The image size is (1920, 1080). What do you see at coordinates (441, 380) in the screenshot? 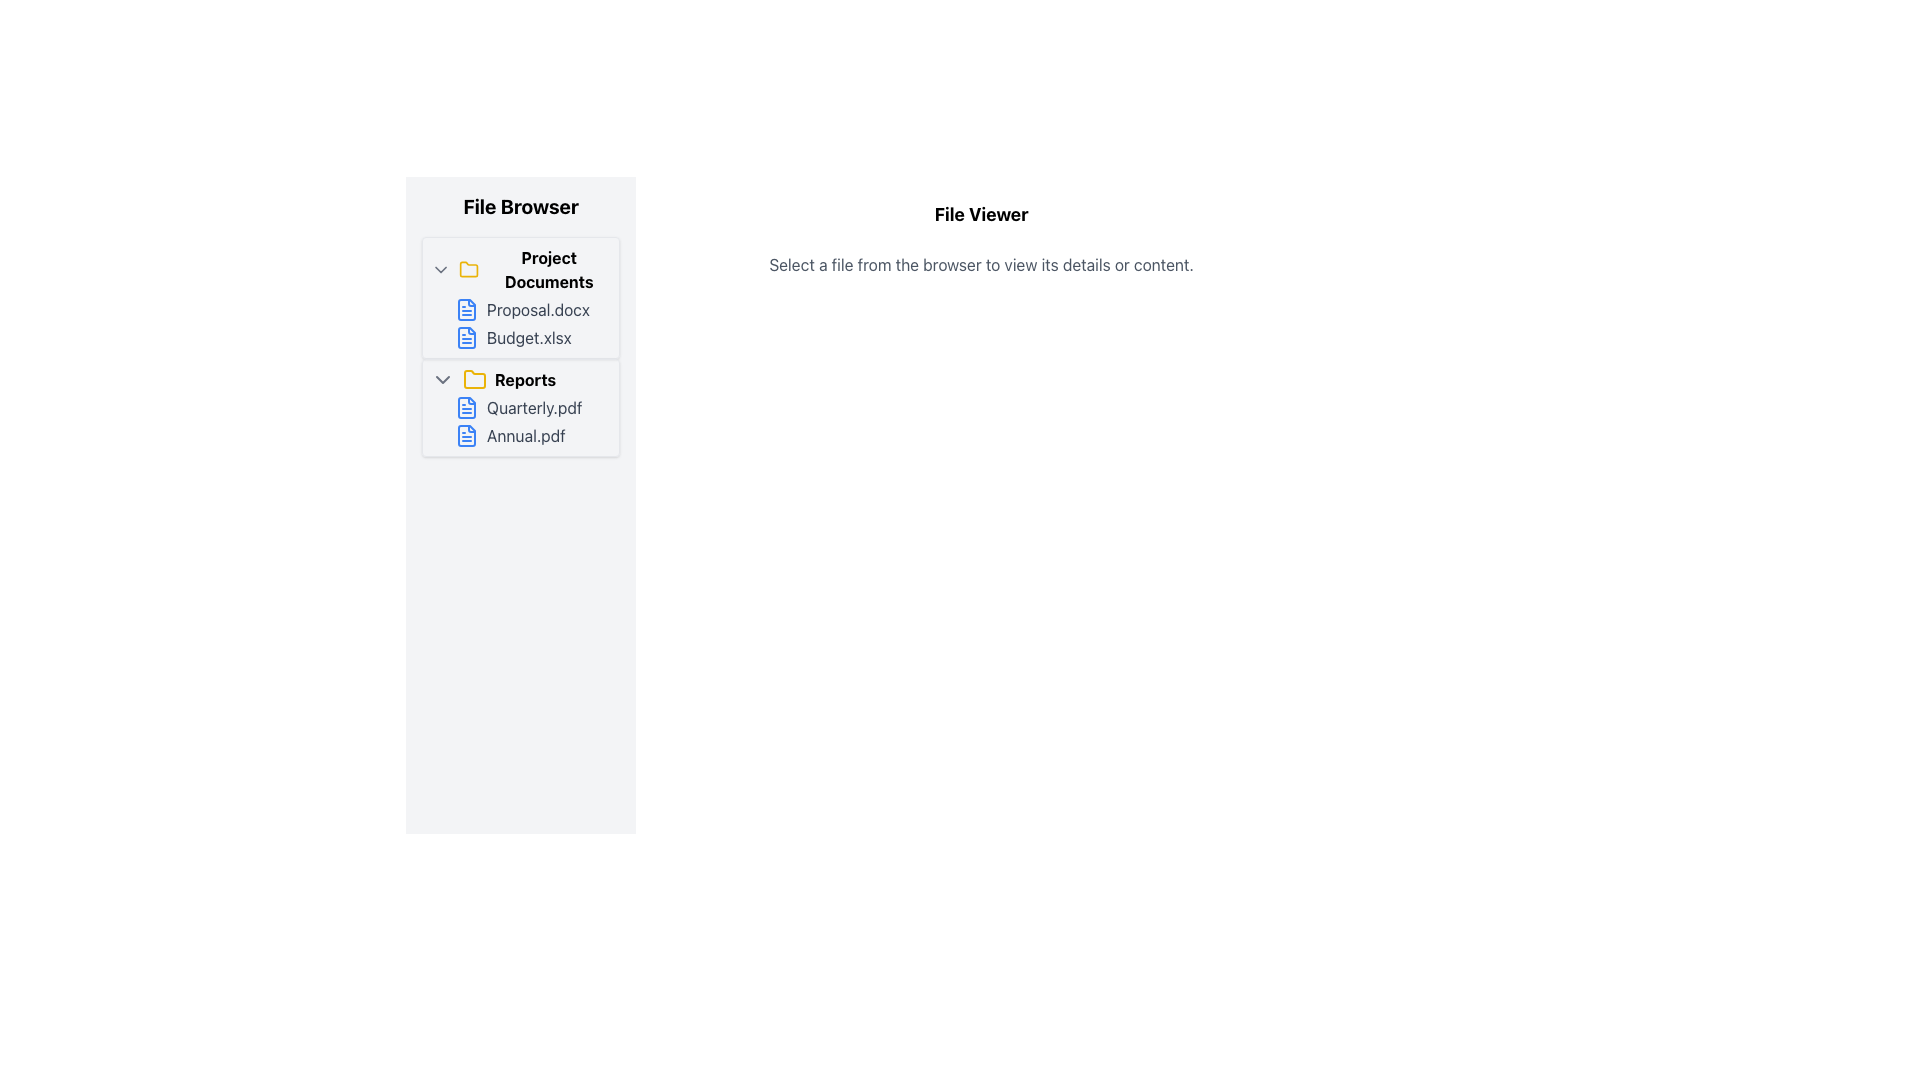
I see `the Dropdown indicator (chevron icon) next to the 'Reports' folder in the left sidebar` at bounding box center [441, 380].